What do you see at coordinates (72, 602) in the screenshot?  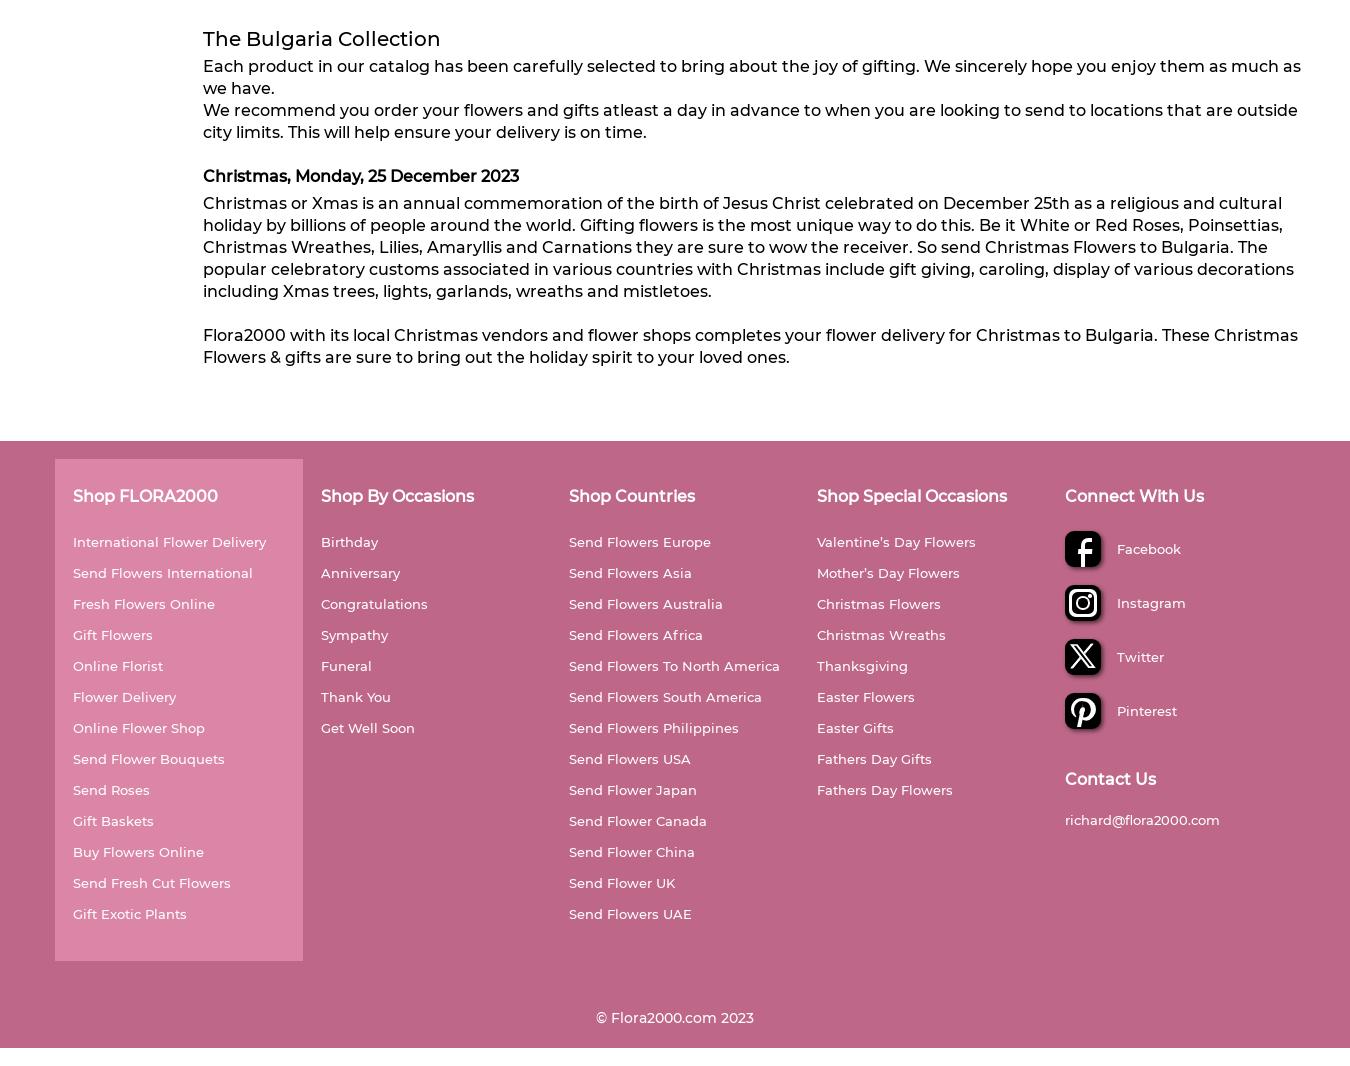 I see `'Fresh Flowers Online'` at bounding box center [72, 602].